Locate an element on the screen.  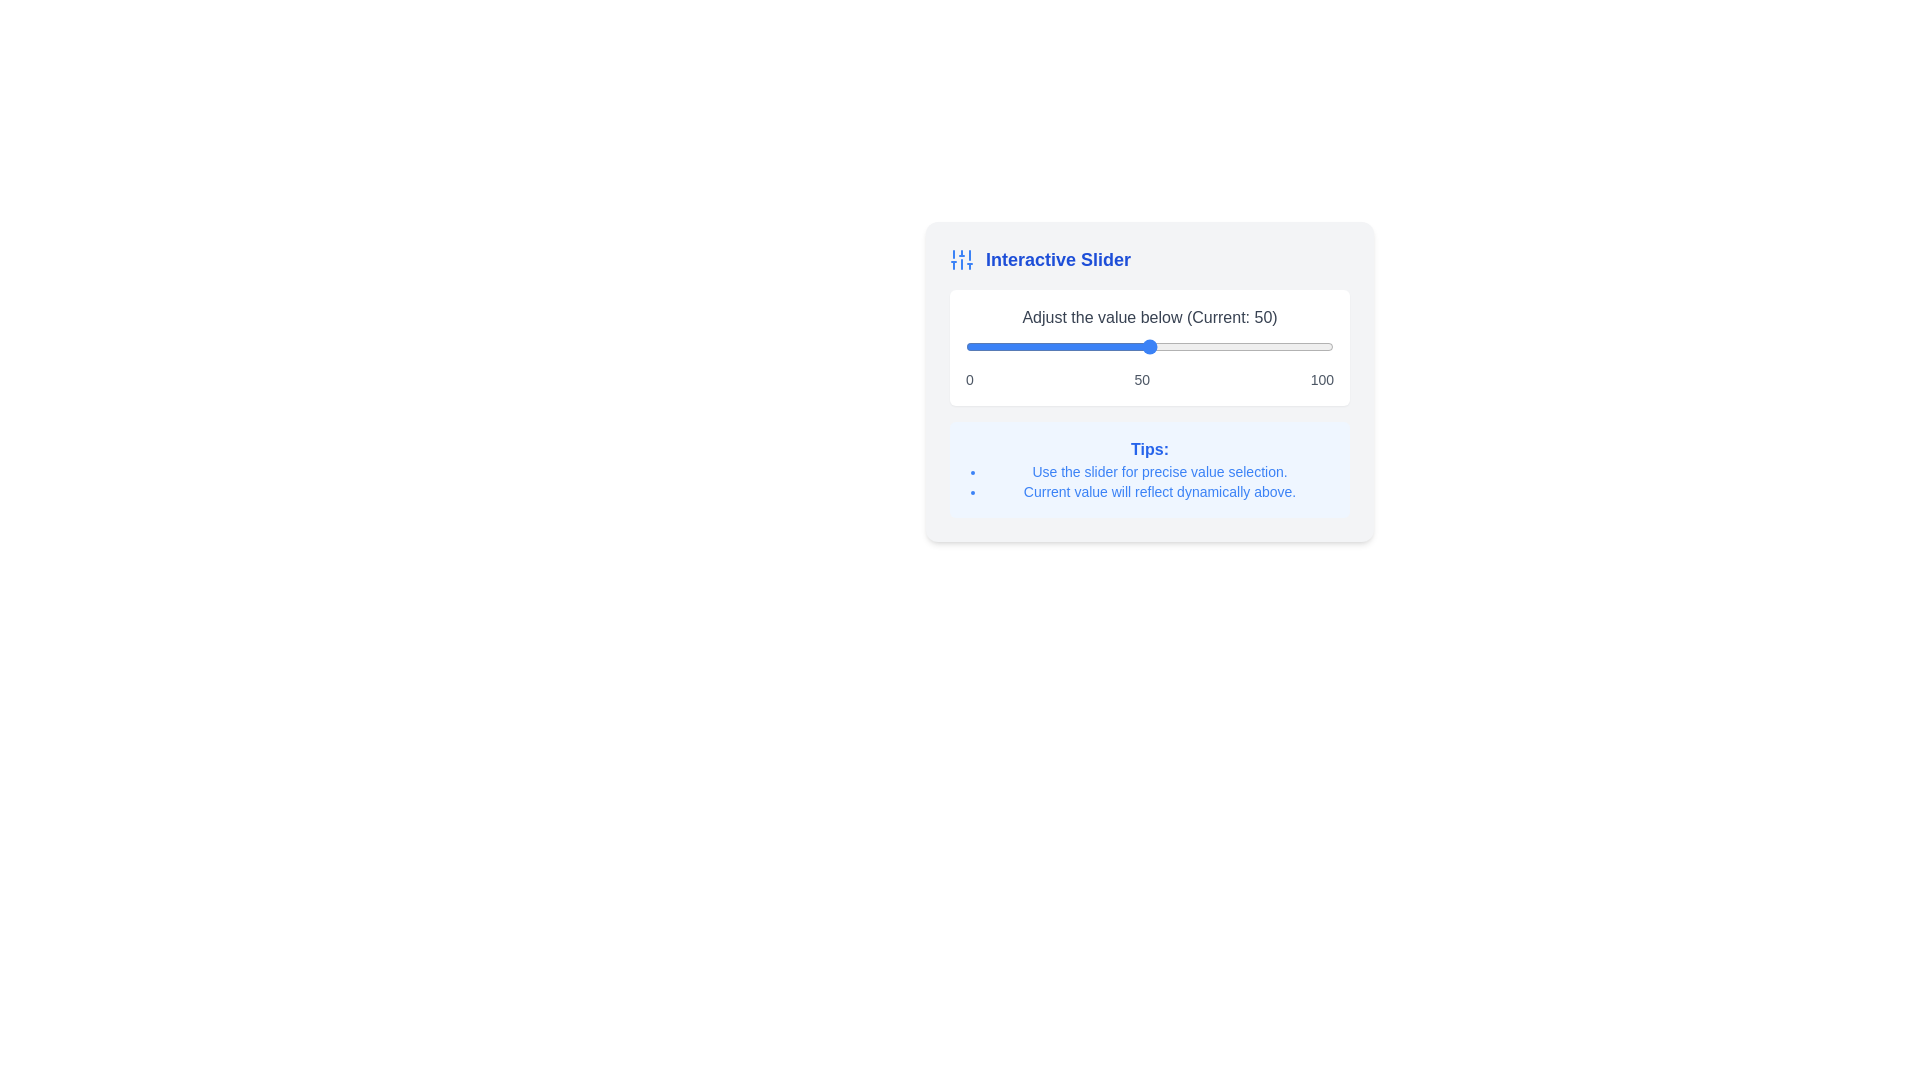
the slider value is located at coordinates (1248, 346).